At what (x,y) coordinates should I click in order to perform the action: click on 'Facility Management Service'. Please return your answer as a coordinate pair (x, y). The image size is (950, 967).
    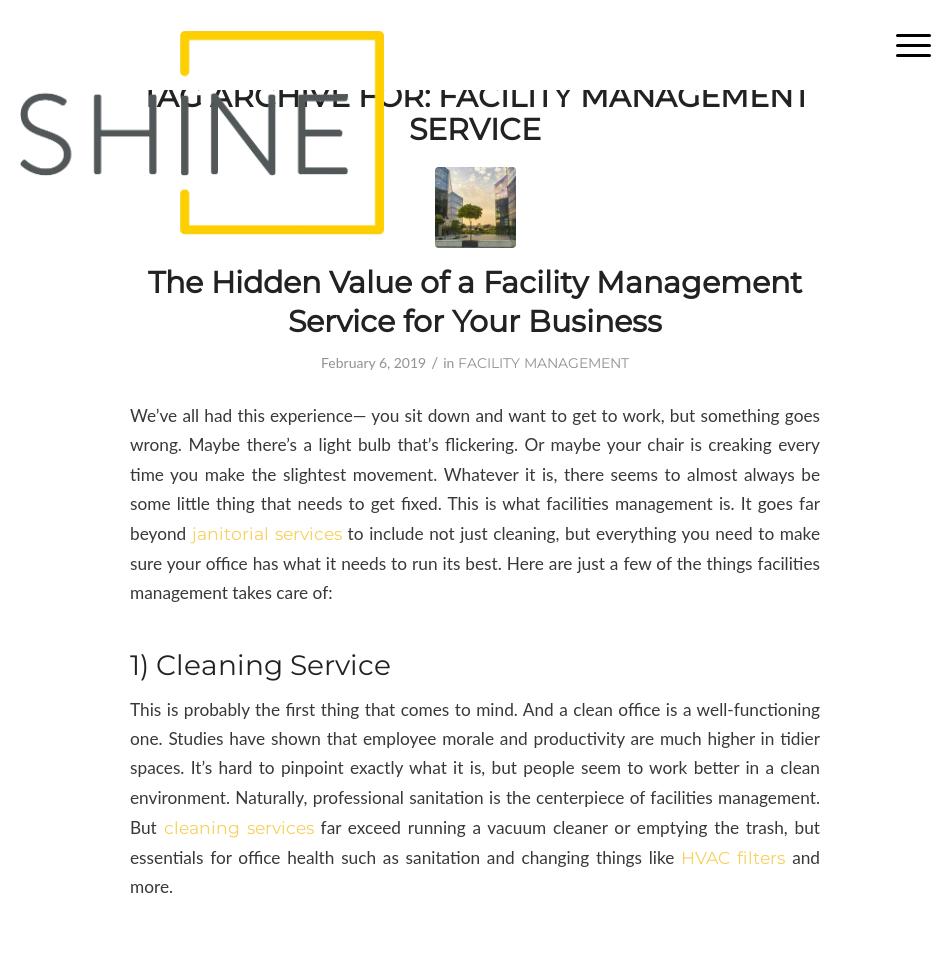
    Looking at the image, I should click on (407, 112).